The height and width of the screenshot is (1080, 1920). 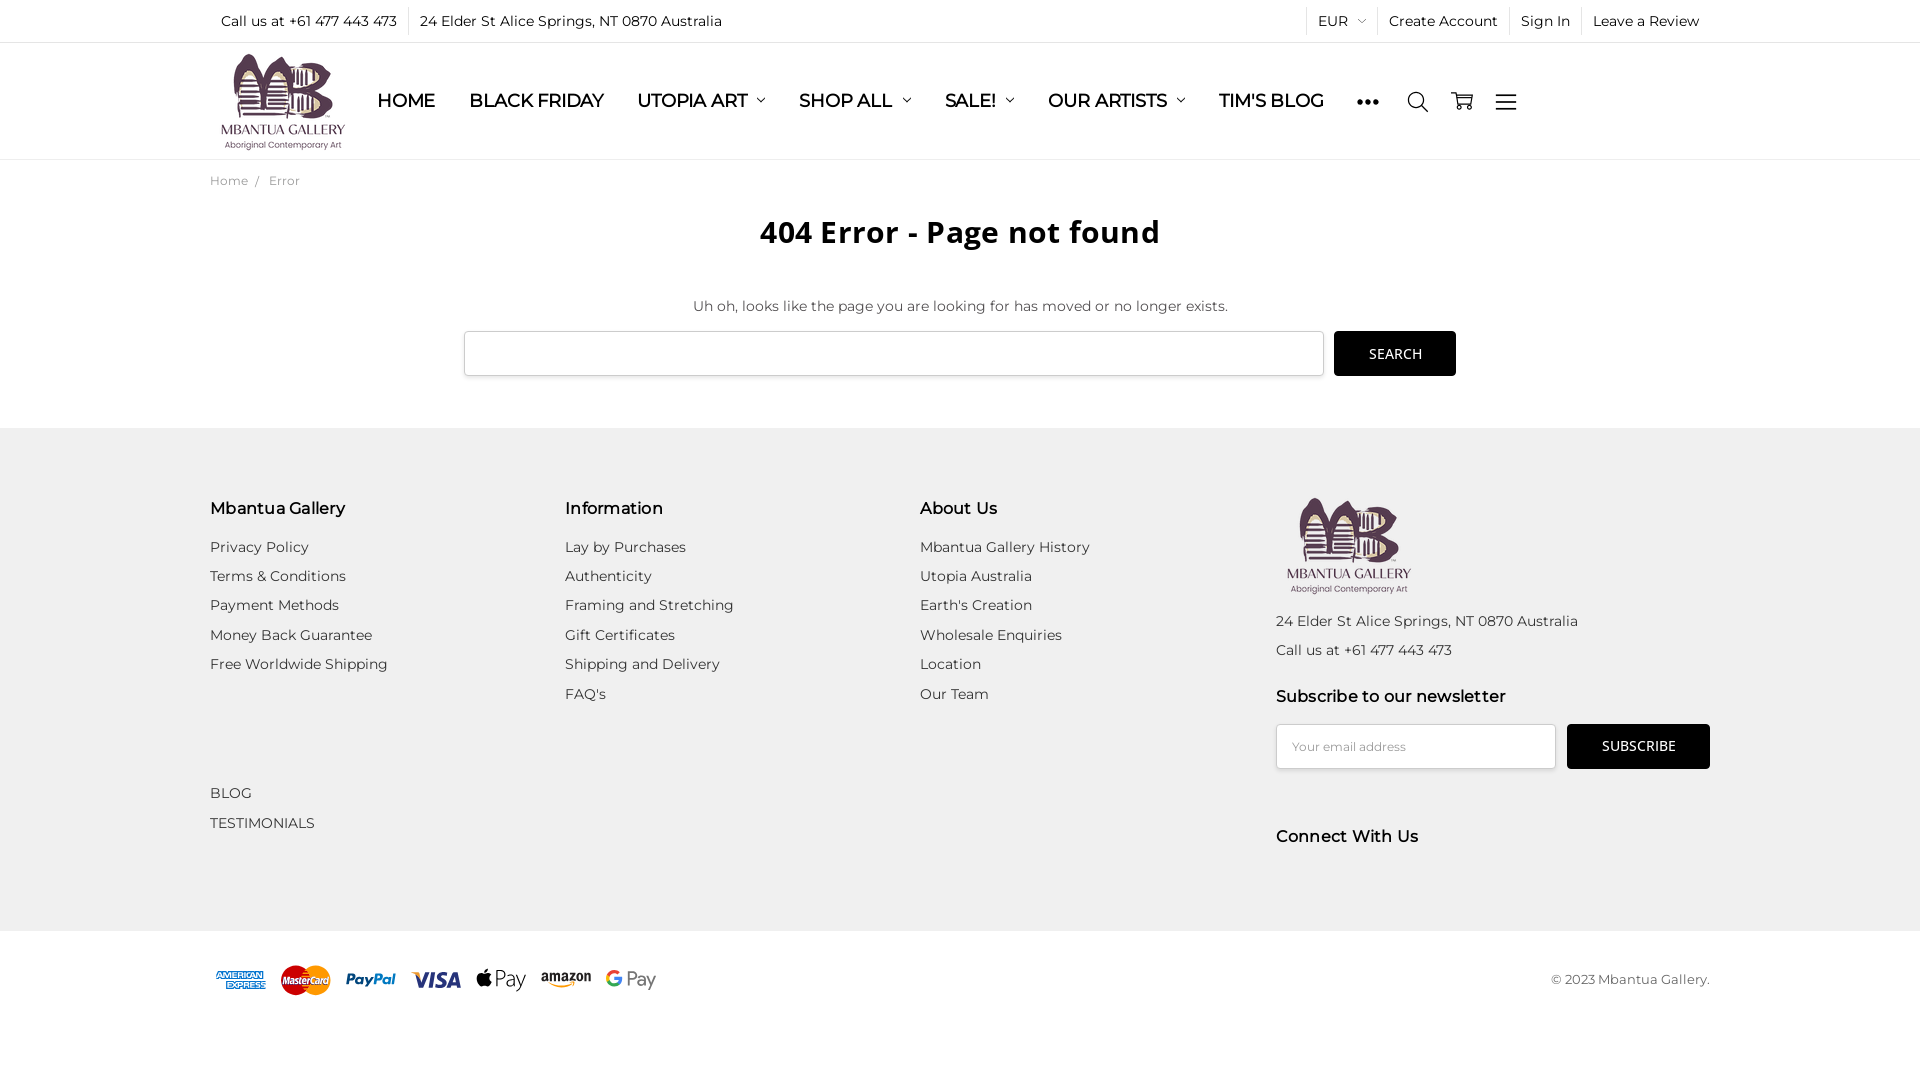 What do you see at coordinates (1394, 352) in the screenshot?
I see `'Search'` at bounding box center [1394, 352].